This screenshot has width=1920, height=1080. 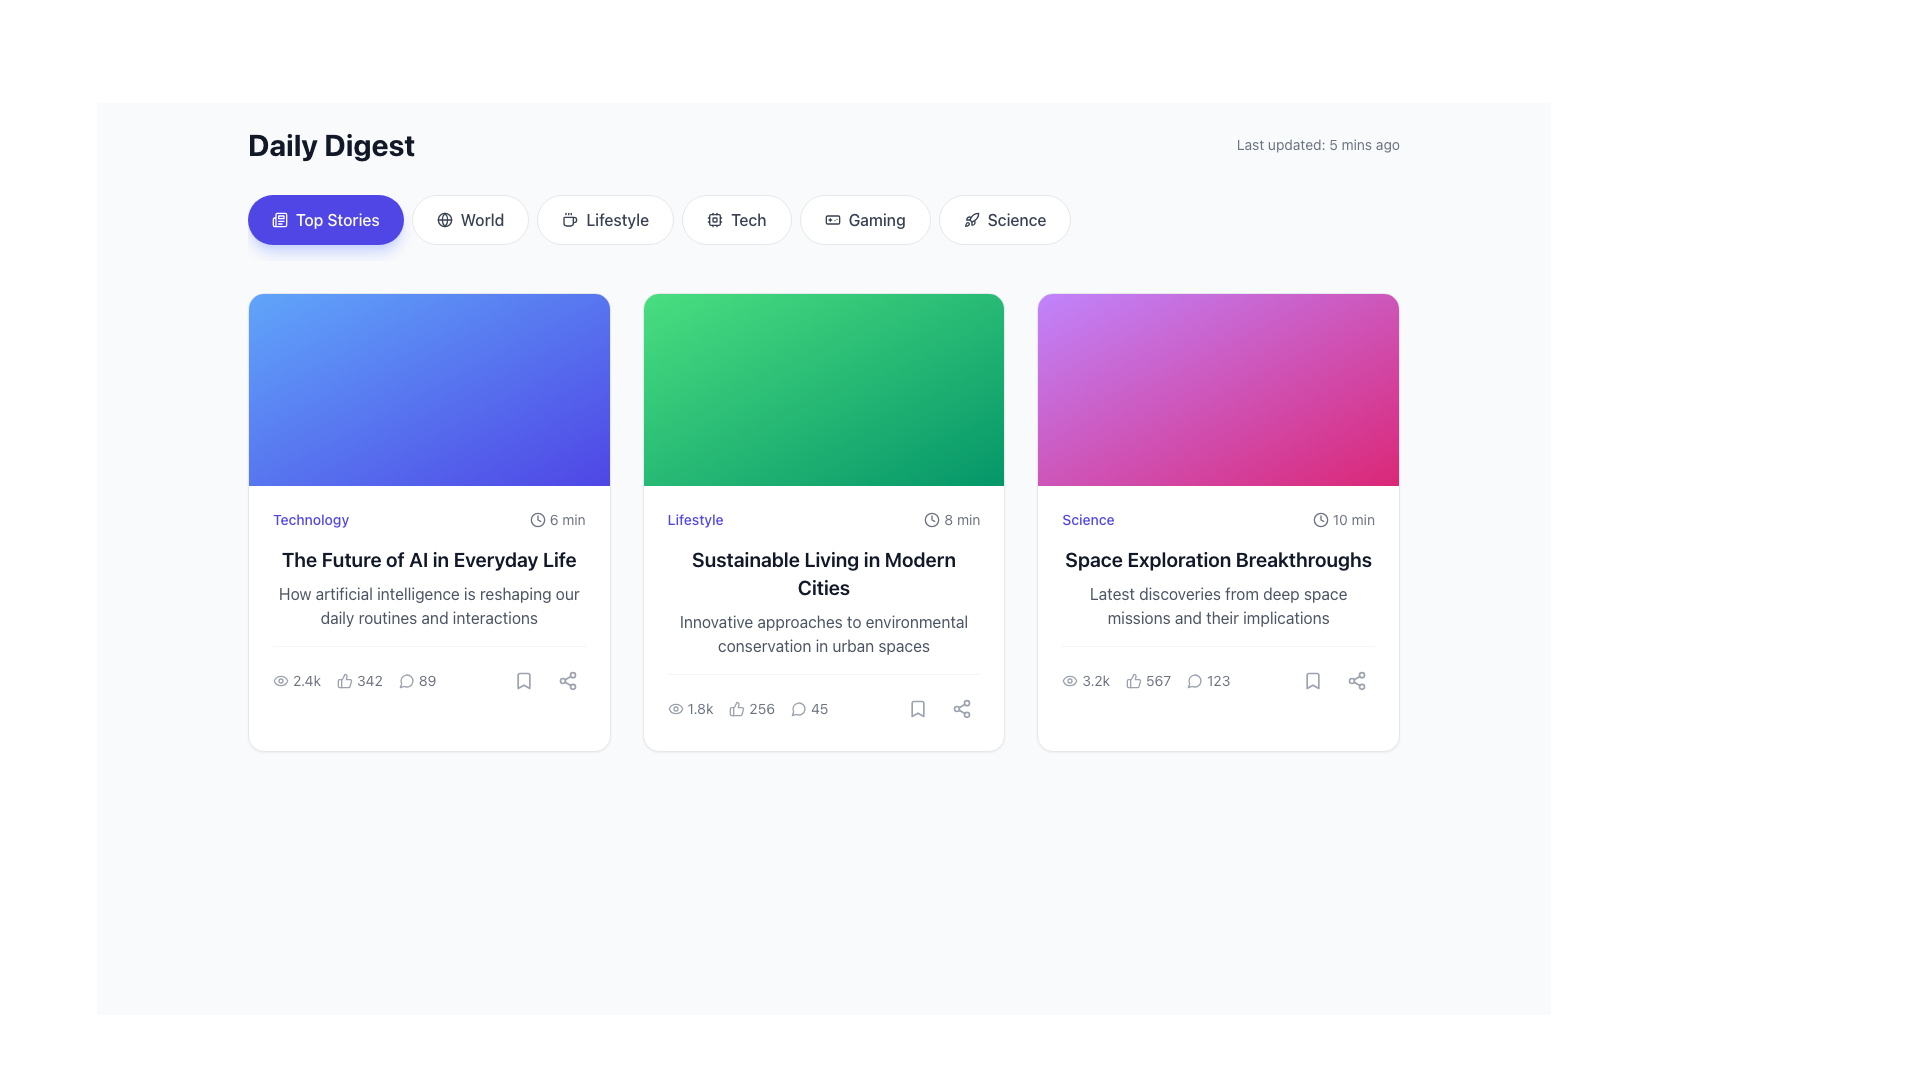 What do you see at coordinates (296, 680) in the screenshot?
I see `the visual indicator displaying a view count of '2.4k' featuring an eye icon, located at the bottom left of the 'The Future of AI in Everyday Life' article card` at bounding box center [296, 680].